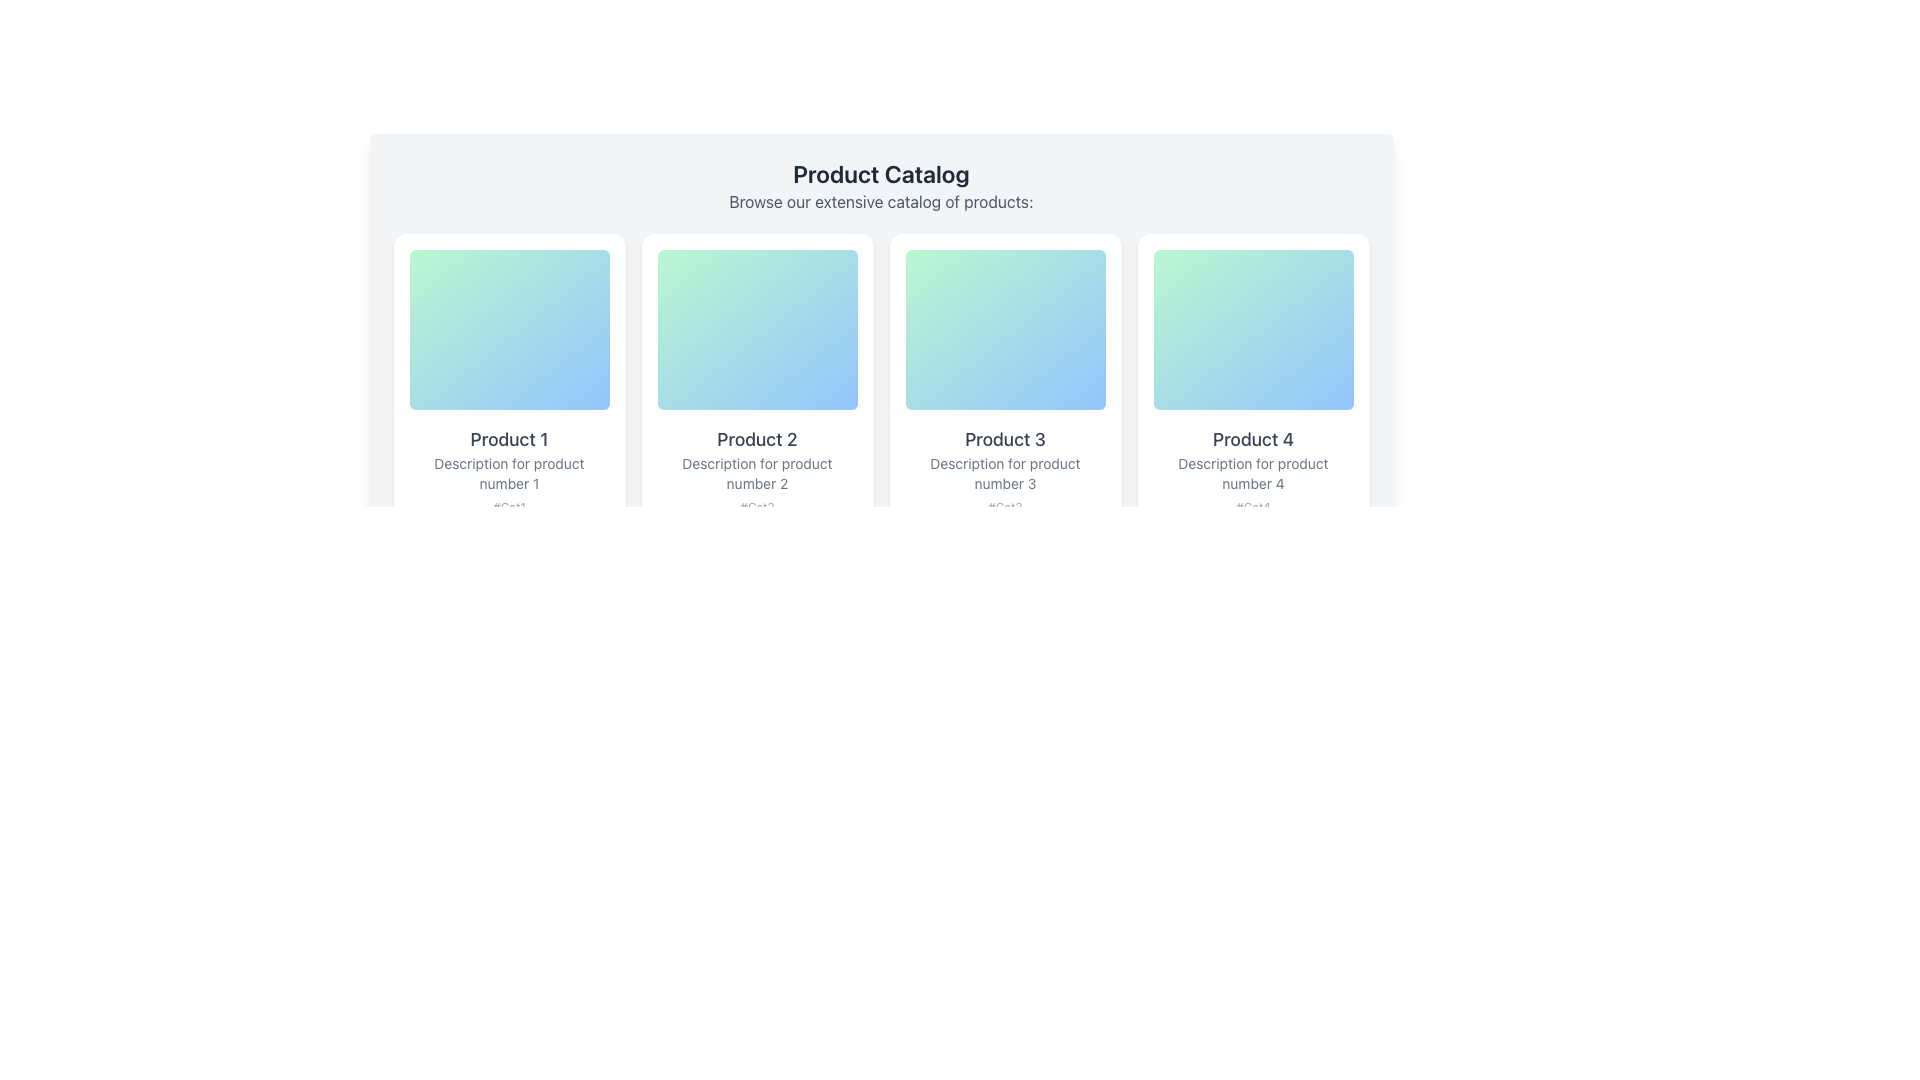 Image resolution: width=1920 pixels, height=1080 pixels. Describe the element at coordinates (509, 474) in the screenshot. I see `text content of the gray-colored text block displaying 'Description for product number 1', which is located below the bold text 'Product 1' and above the text '#Cat1'` at that location.